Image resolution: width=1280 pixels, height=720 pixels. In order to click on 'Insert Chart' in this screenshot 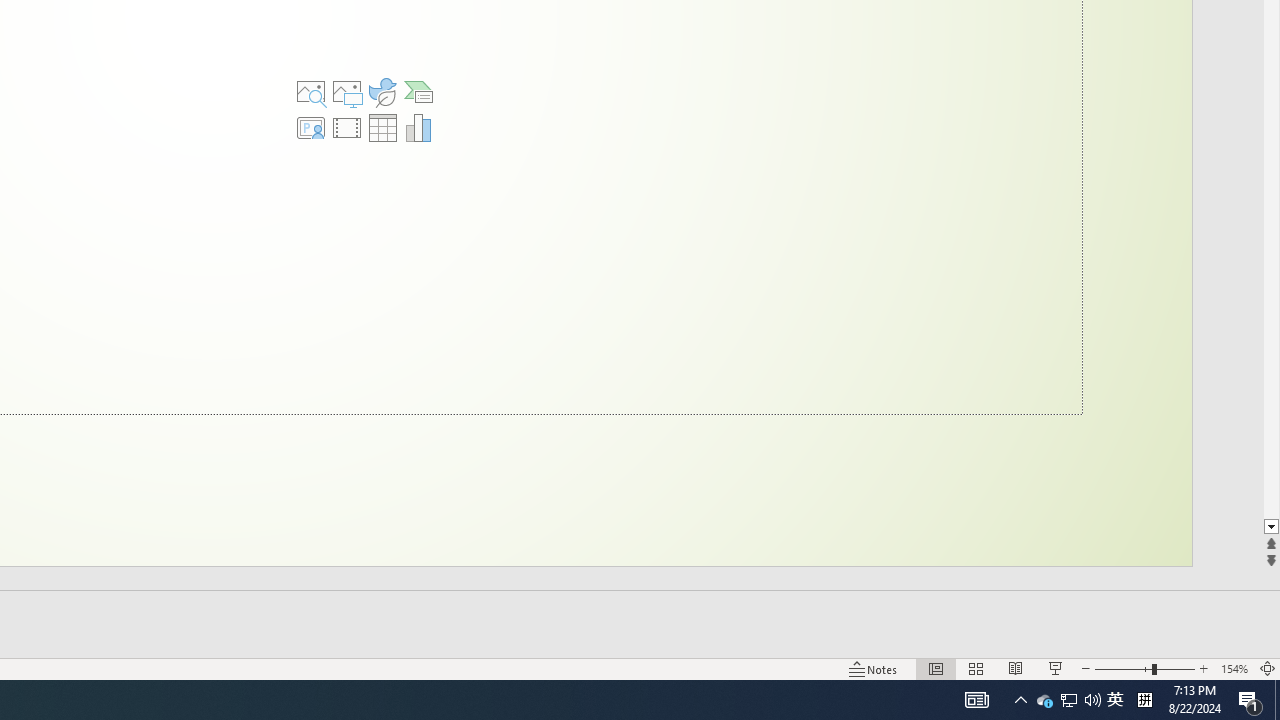, I will do `click(418, 128)`.